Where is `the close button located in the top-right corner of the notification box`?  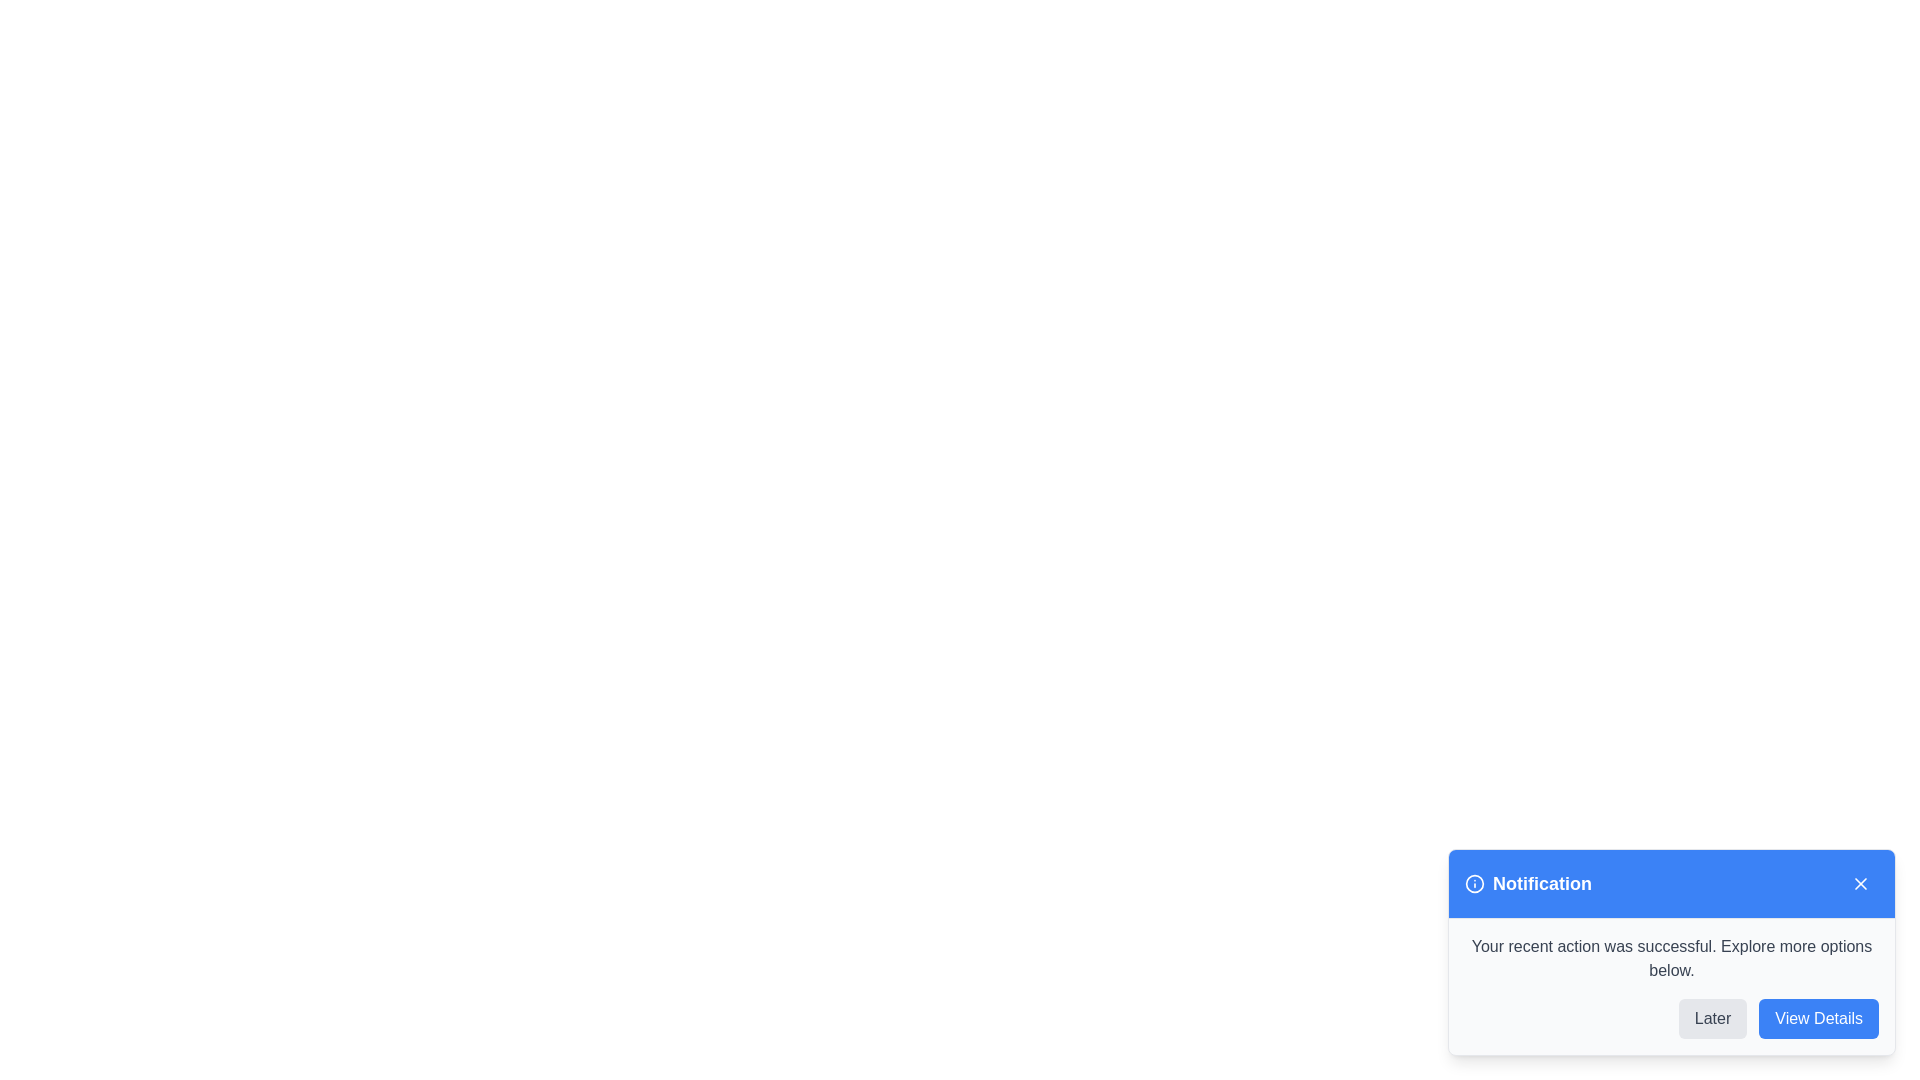
the close button located in the top-right corner of the notification box is located at coordinates (1860, 882).